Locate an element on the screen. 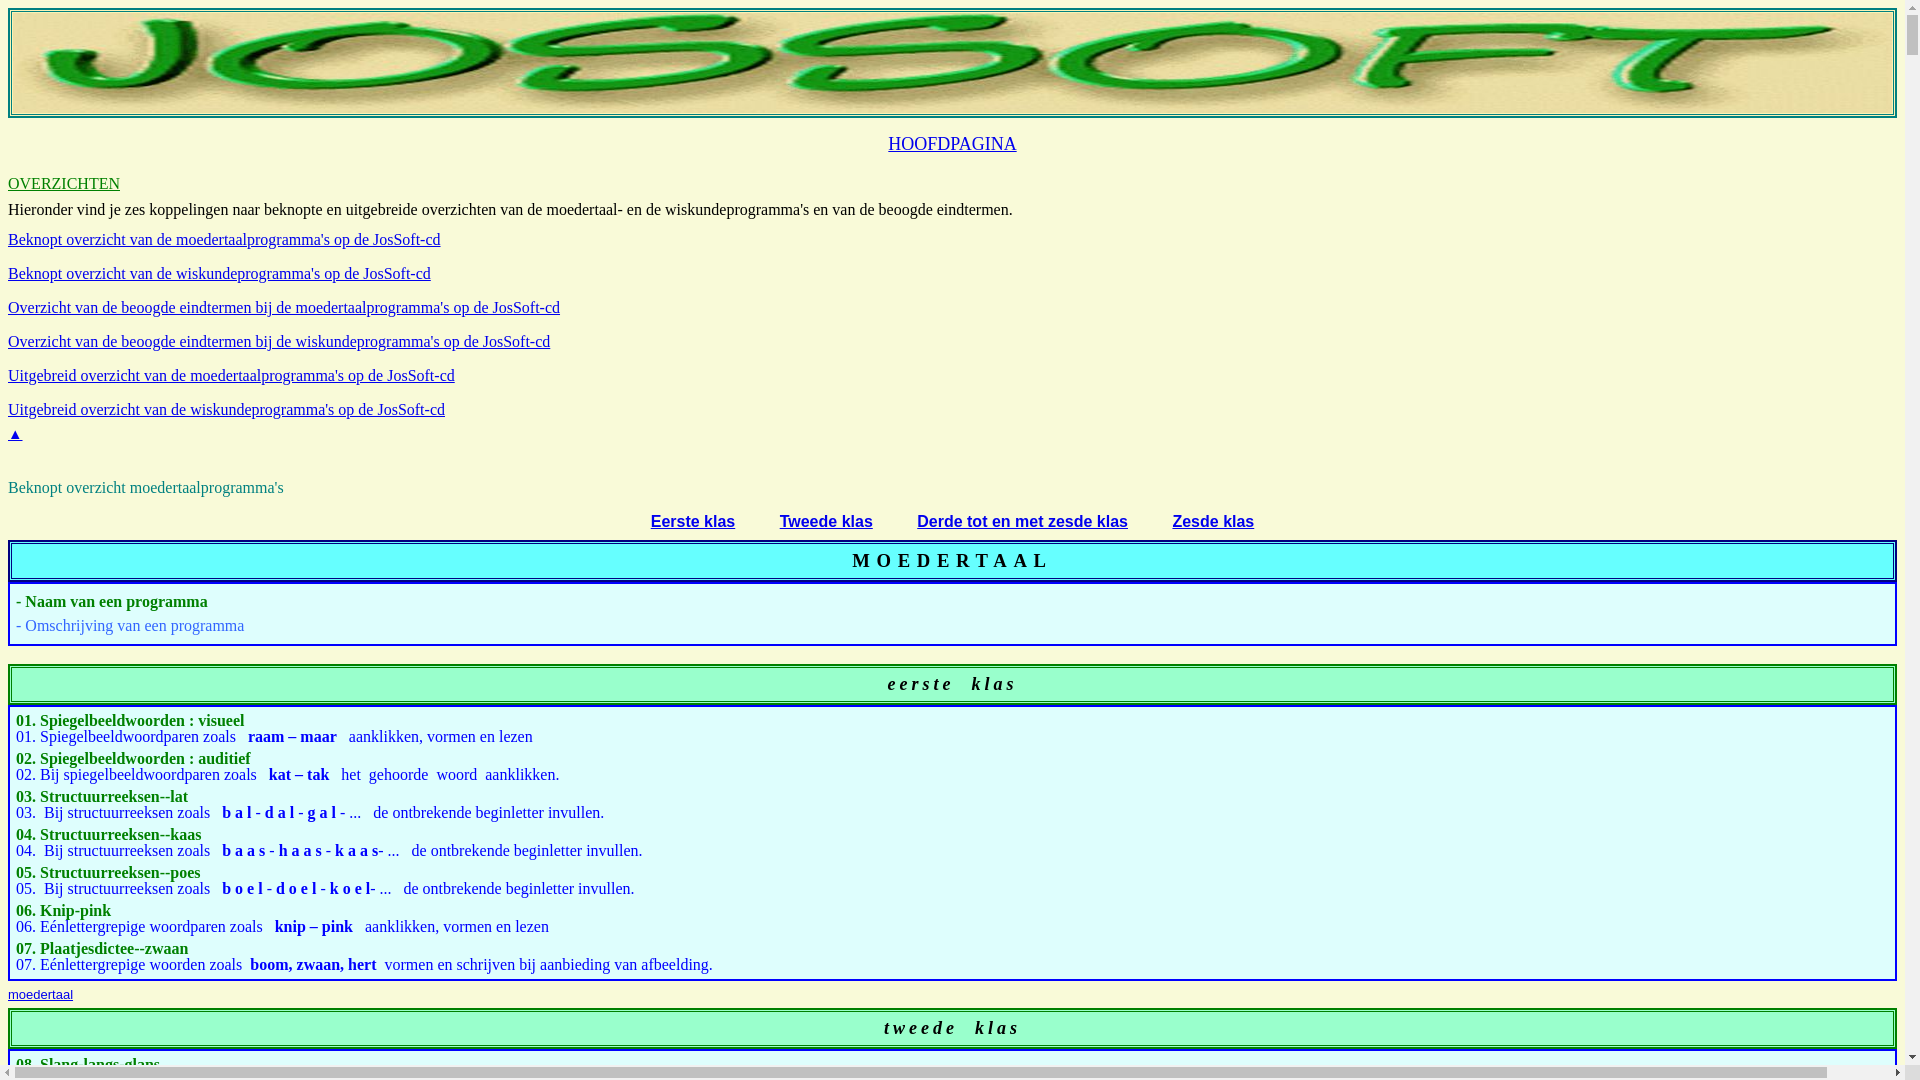  'OVERZICHTEN' is located at coordinates (63, 183).